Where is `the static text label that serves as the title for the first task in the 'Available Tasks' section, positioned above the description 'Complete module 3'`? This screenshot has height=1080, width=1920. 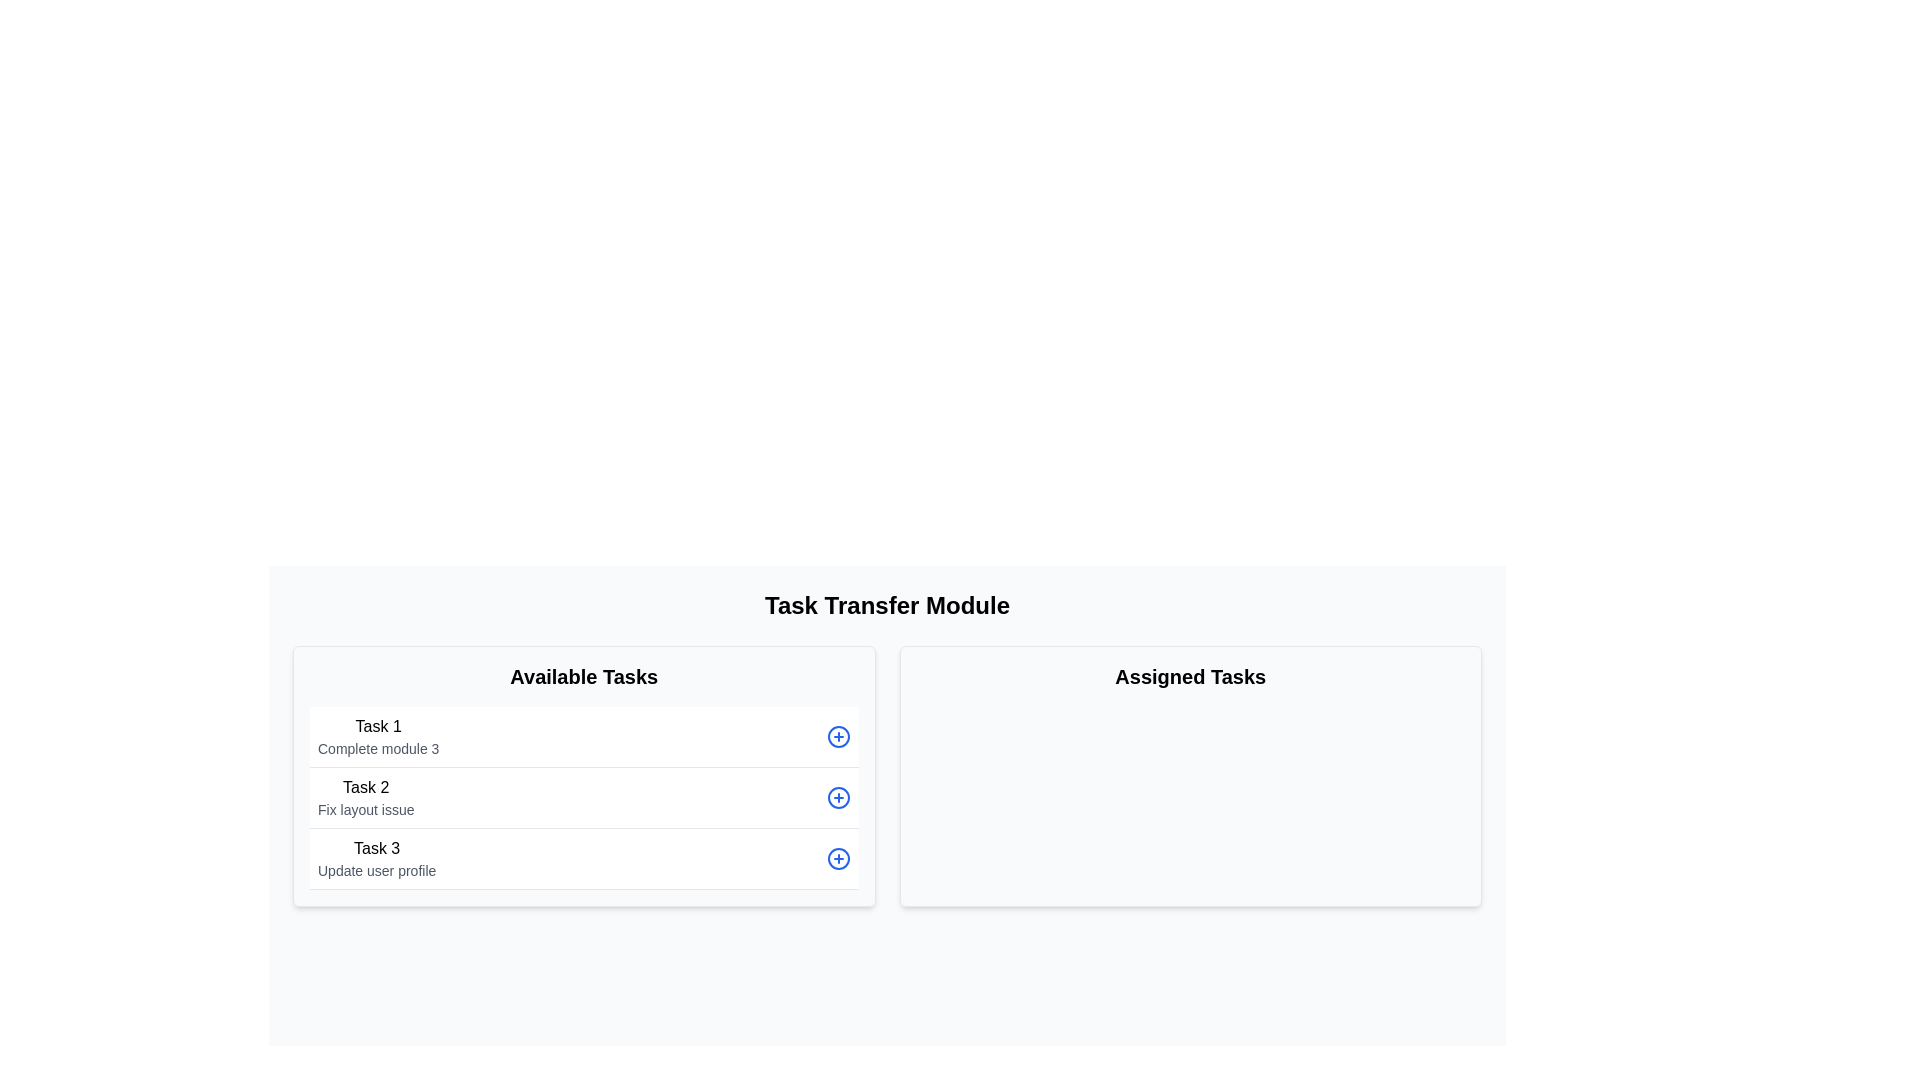
the static text label that serves as the title for the first task in the 'Available Tasks' section, positioned above the description 'Complete module 3' is located at coordinates (378, 726).